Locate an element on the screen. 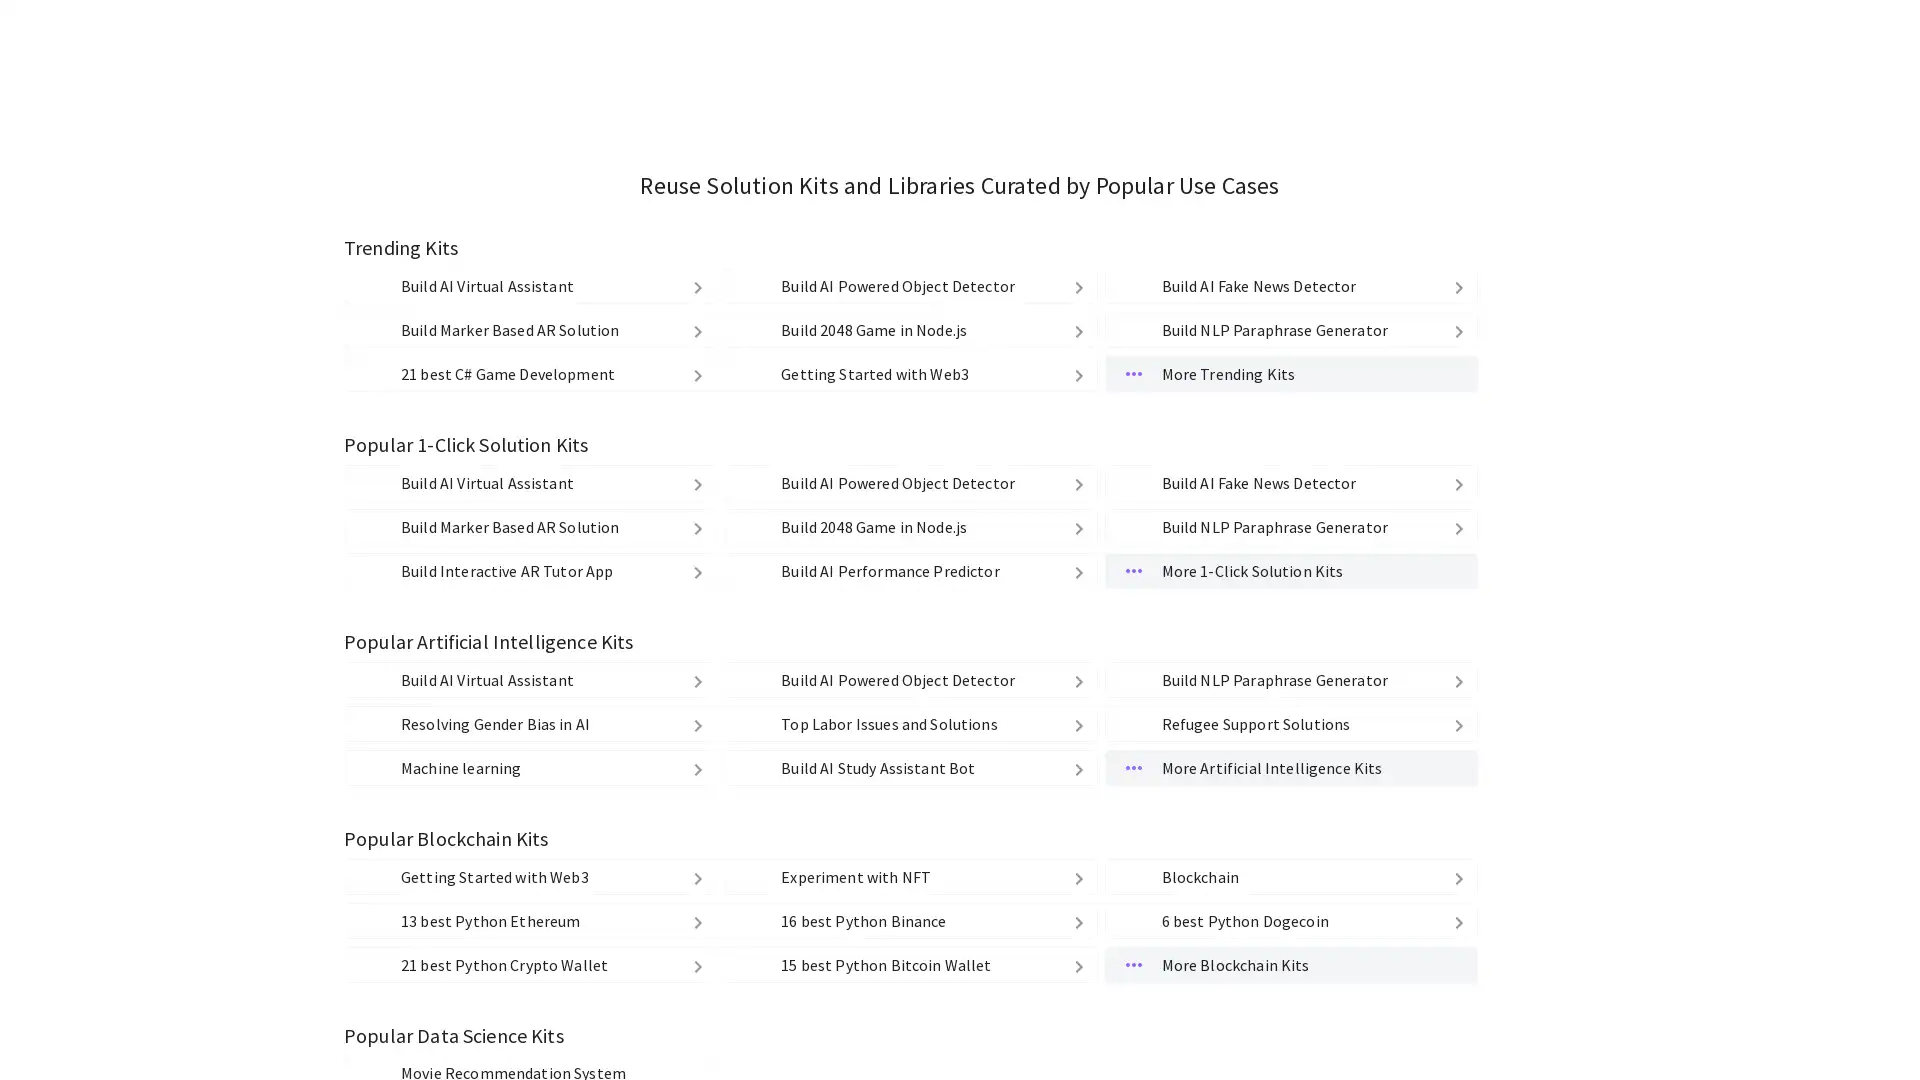  delete is located at coordinates (671, 1030).